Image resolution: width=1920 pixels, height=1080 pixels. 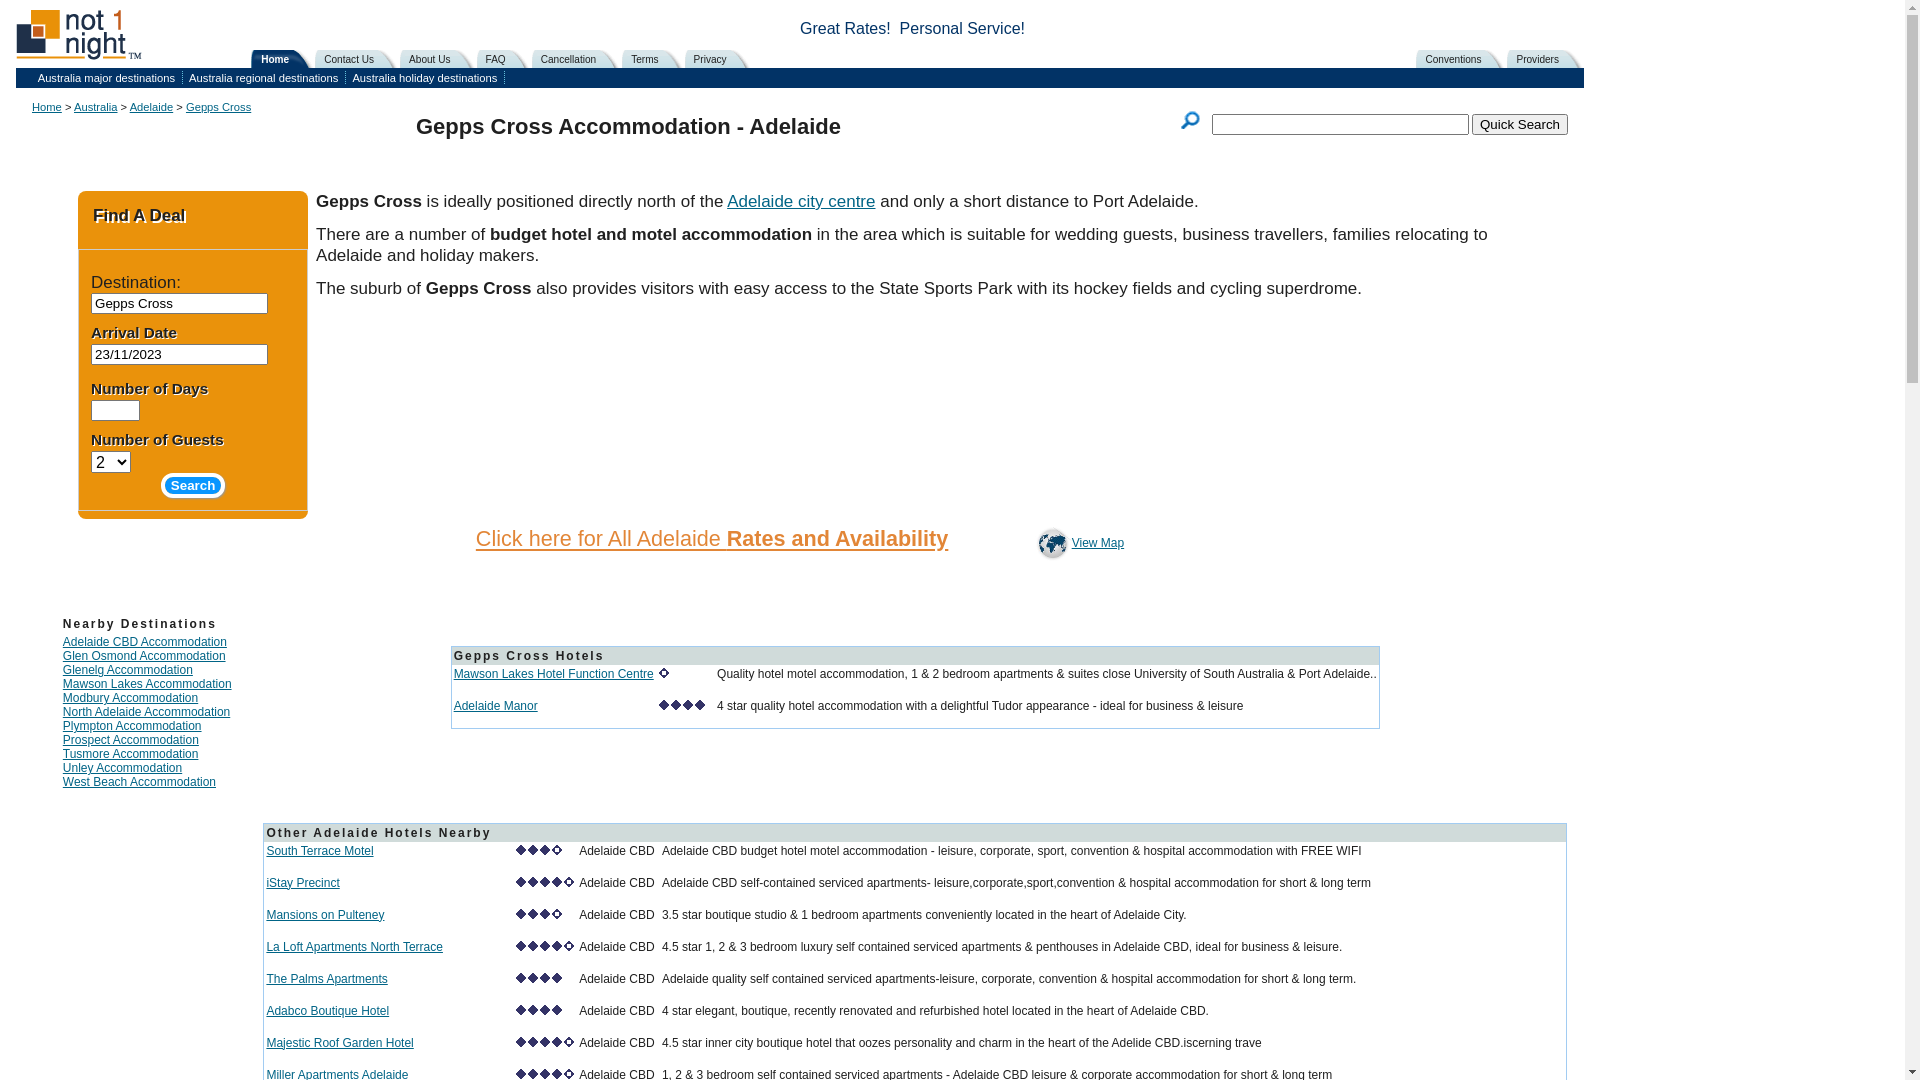 What do you see at coordinates (354, 946) in the screenshot?
I see `'La Loft Apartments North Terrace'` at bounding box center [354, 946].